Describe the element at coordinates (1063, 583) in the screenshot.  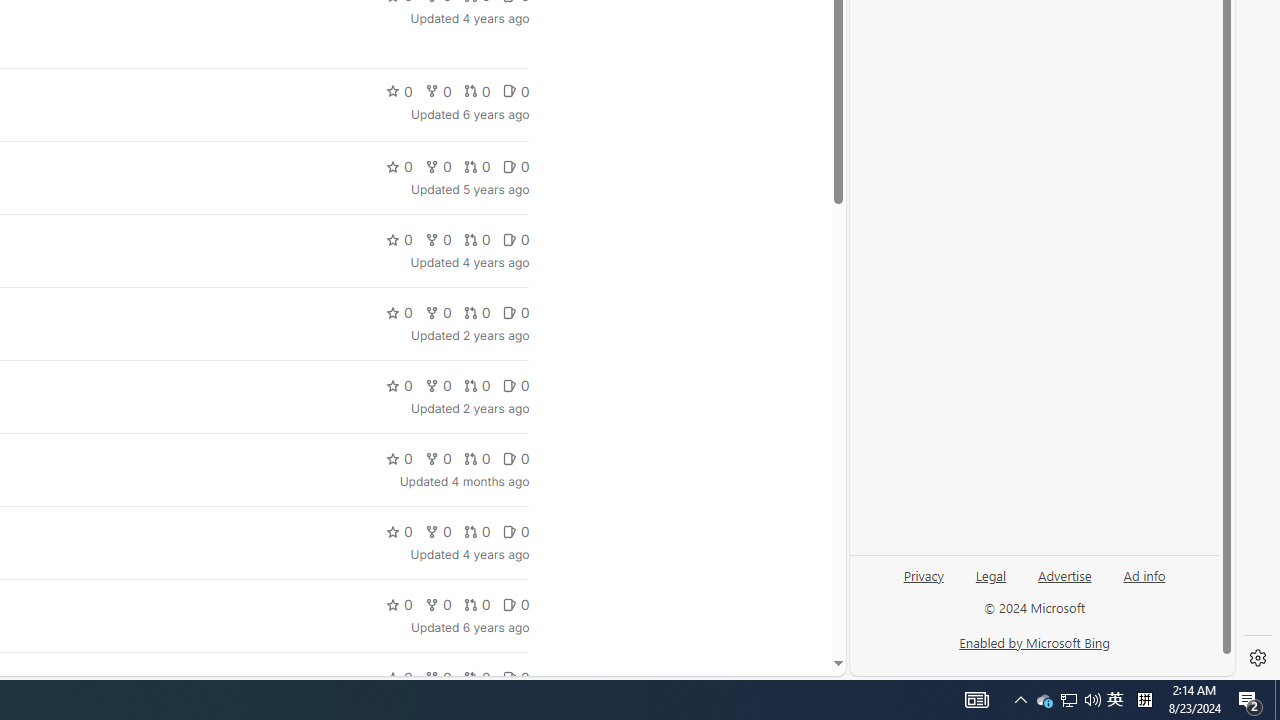
I see `'Advertise'` at that location.